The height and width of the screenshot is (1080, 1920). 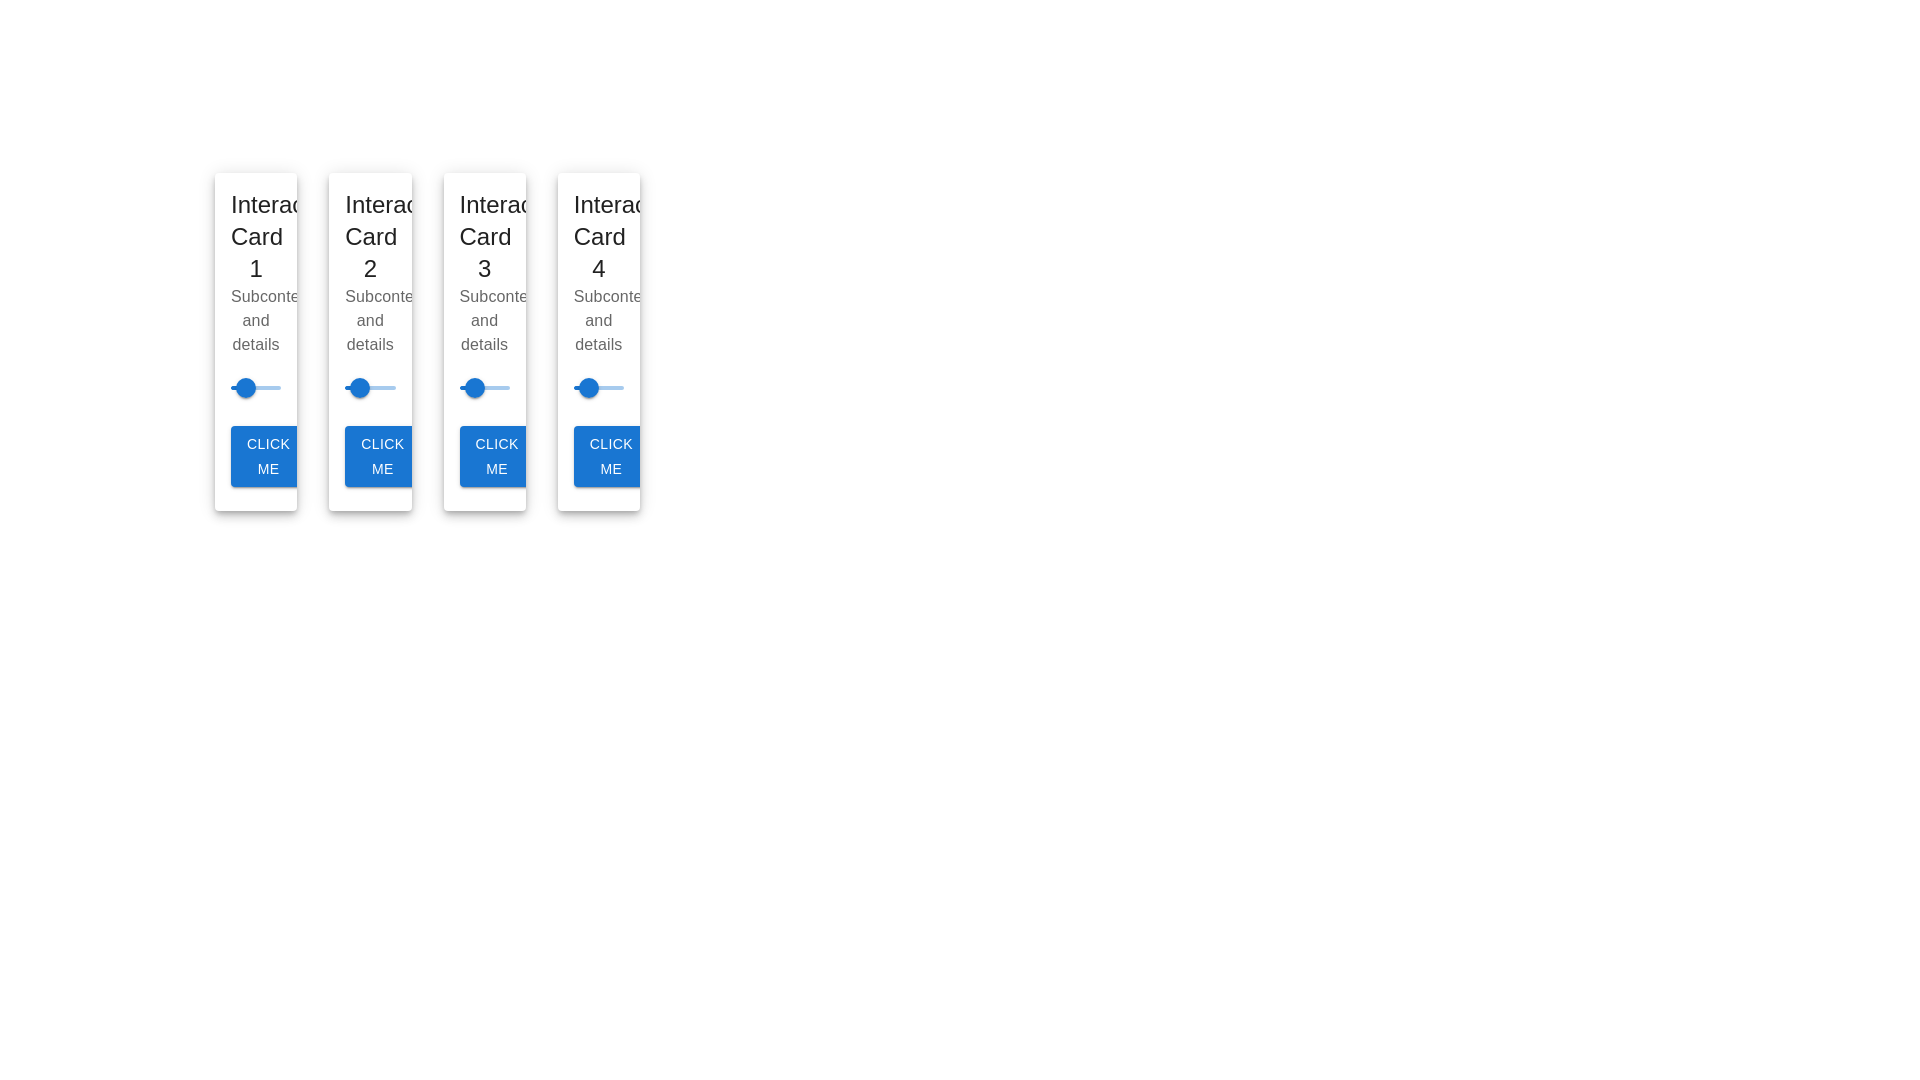 I want to click on the slider value, so click(x=253, y=388).